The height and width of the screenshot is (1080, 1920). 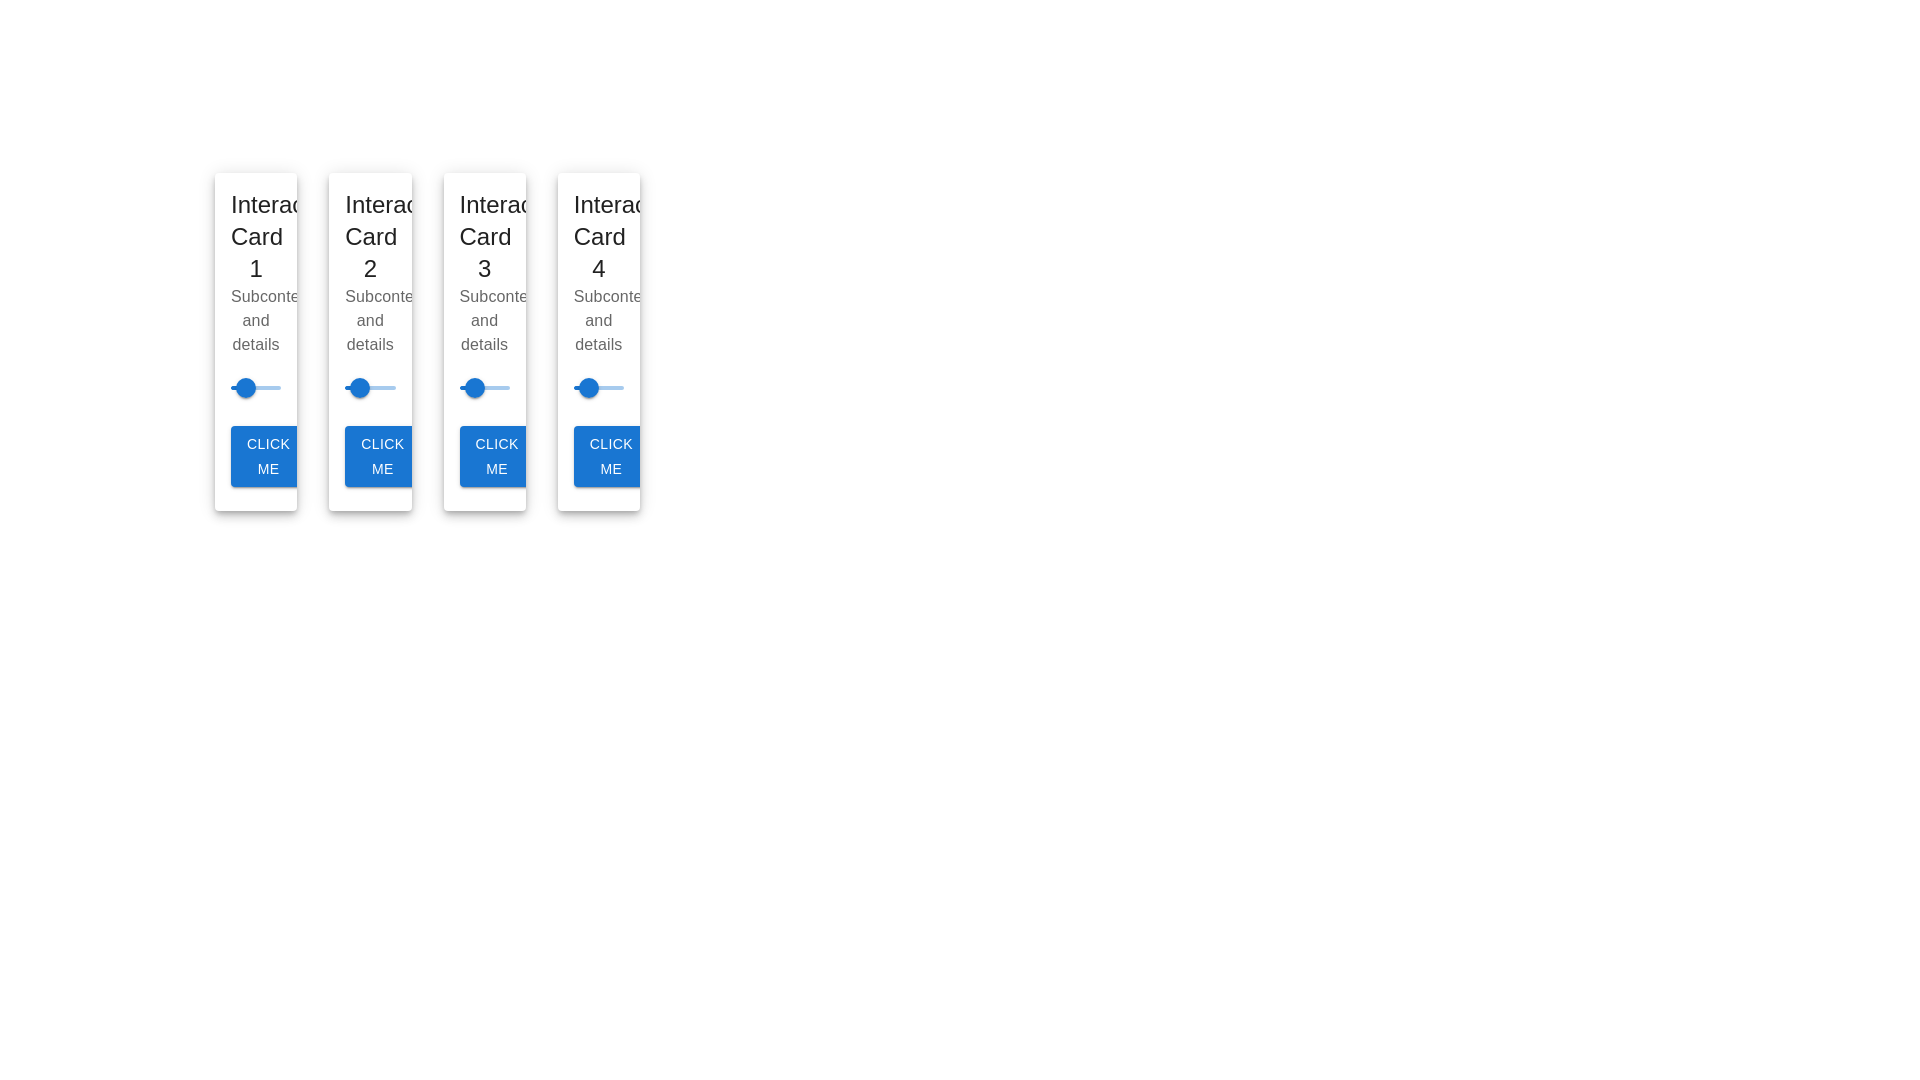 I want to click on the slider value, so click(x=253, y=388).